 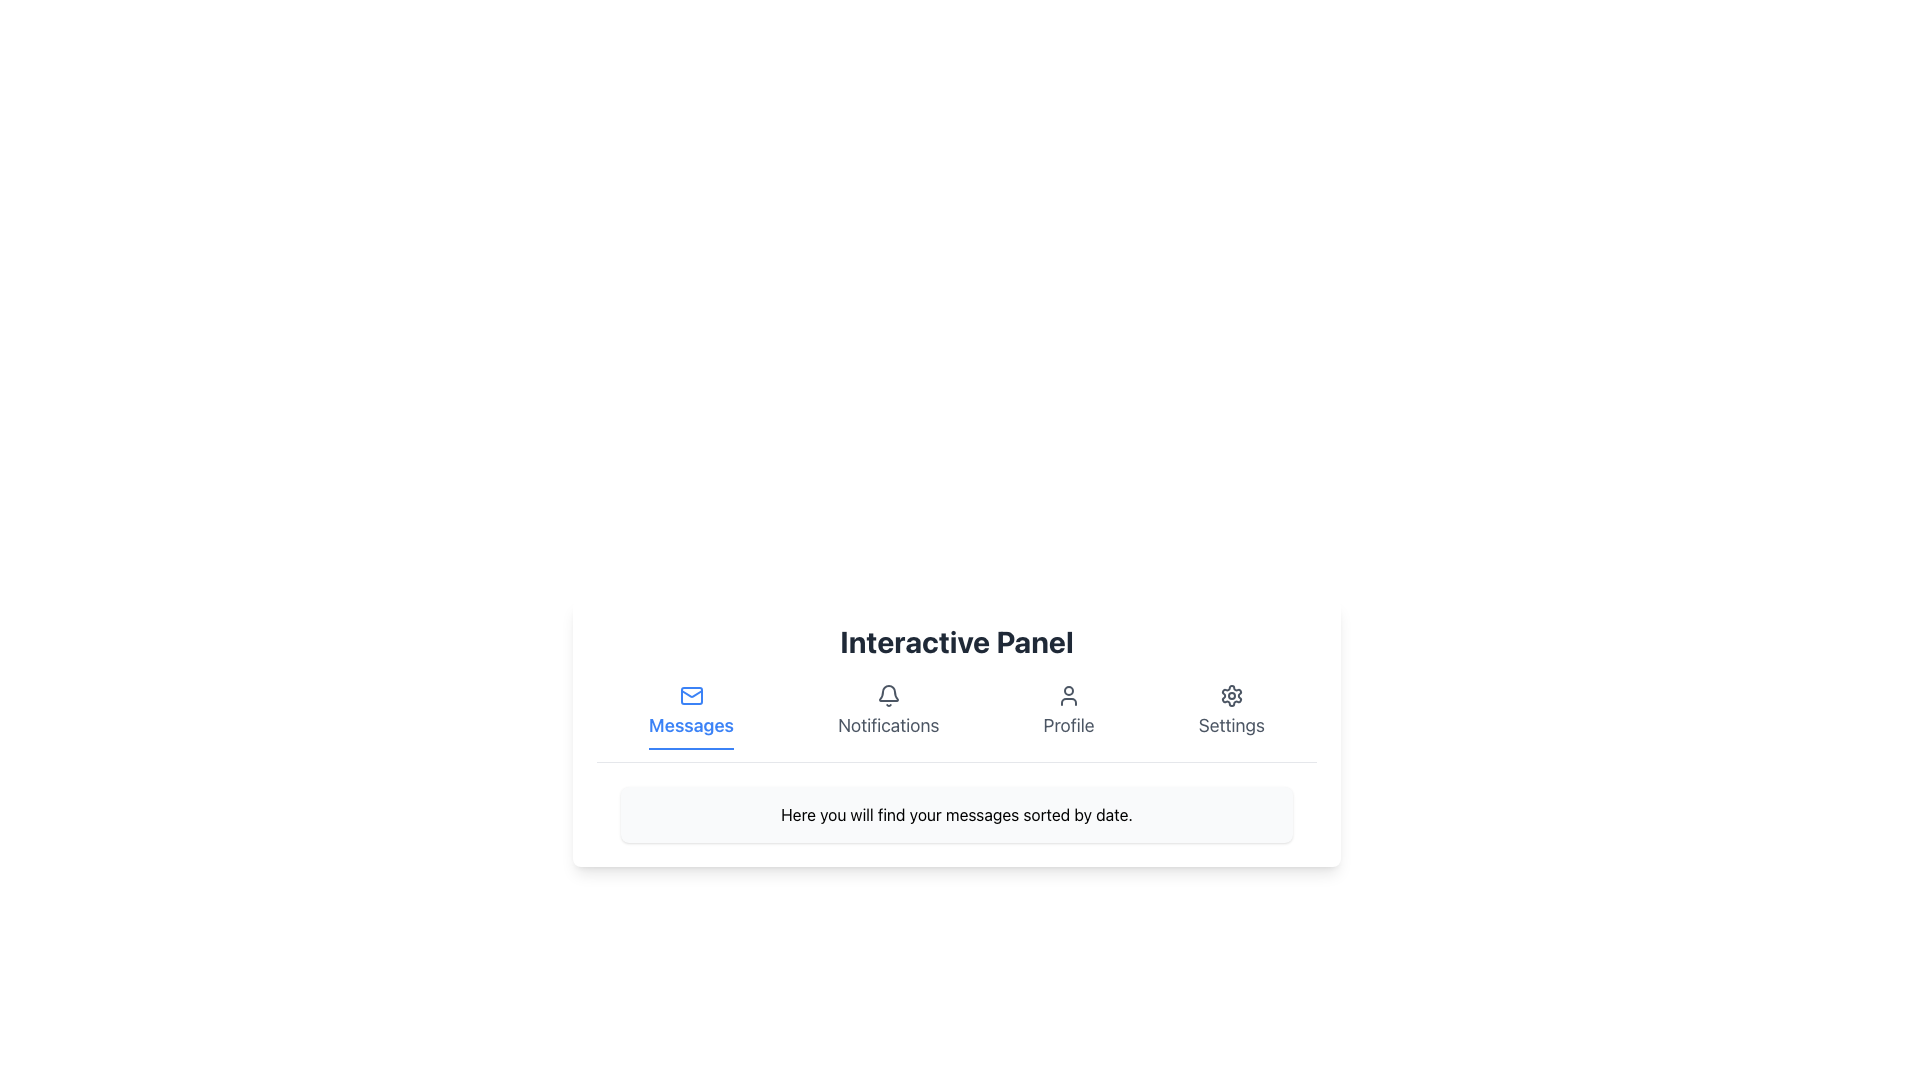 What do you see at coordinates (955, 814) in the screenshot?
I see `the static text label providing context for the 'Messages' section located under the 'Interactive Panel' header` at bounding box center [955, 814].